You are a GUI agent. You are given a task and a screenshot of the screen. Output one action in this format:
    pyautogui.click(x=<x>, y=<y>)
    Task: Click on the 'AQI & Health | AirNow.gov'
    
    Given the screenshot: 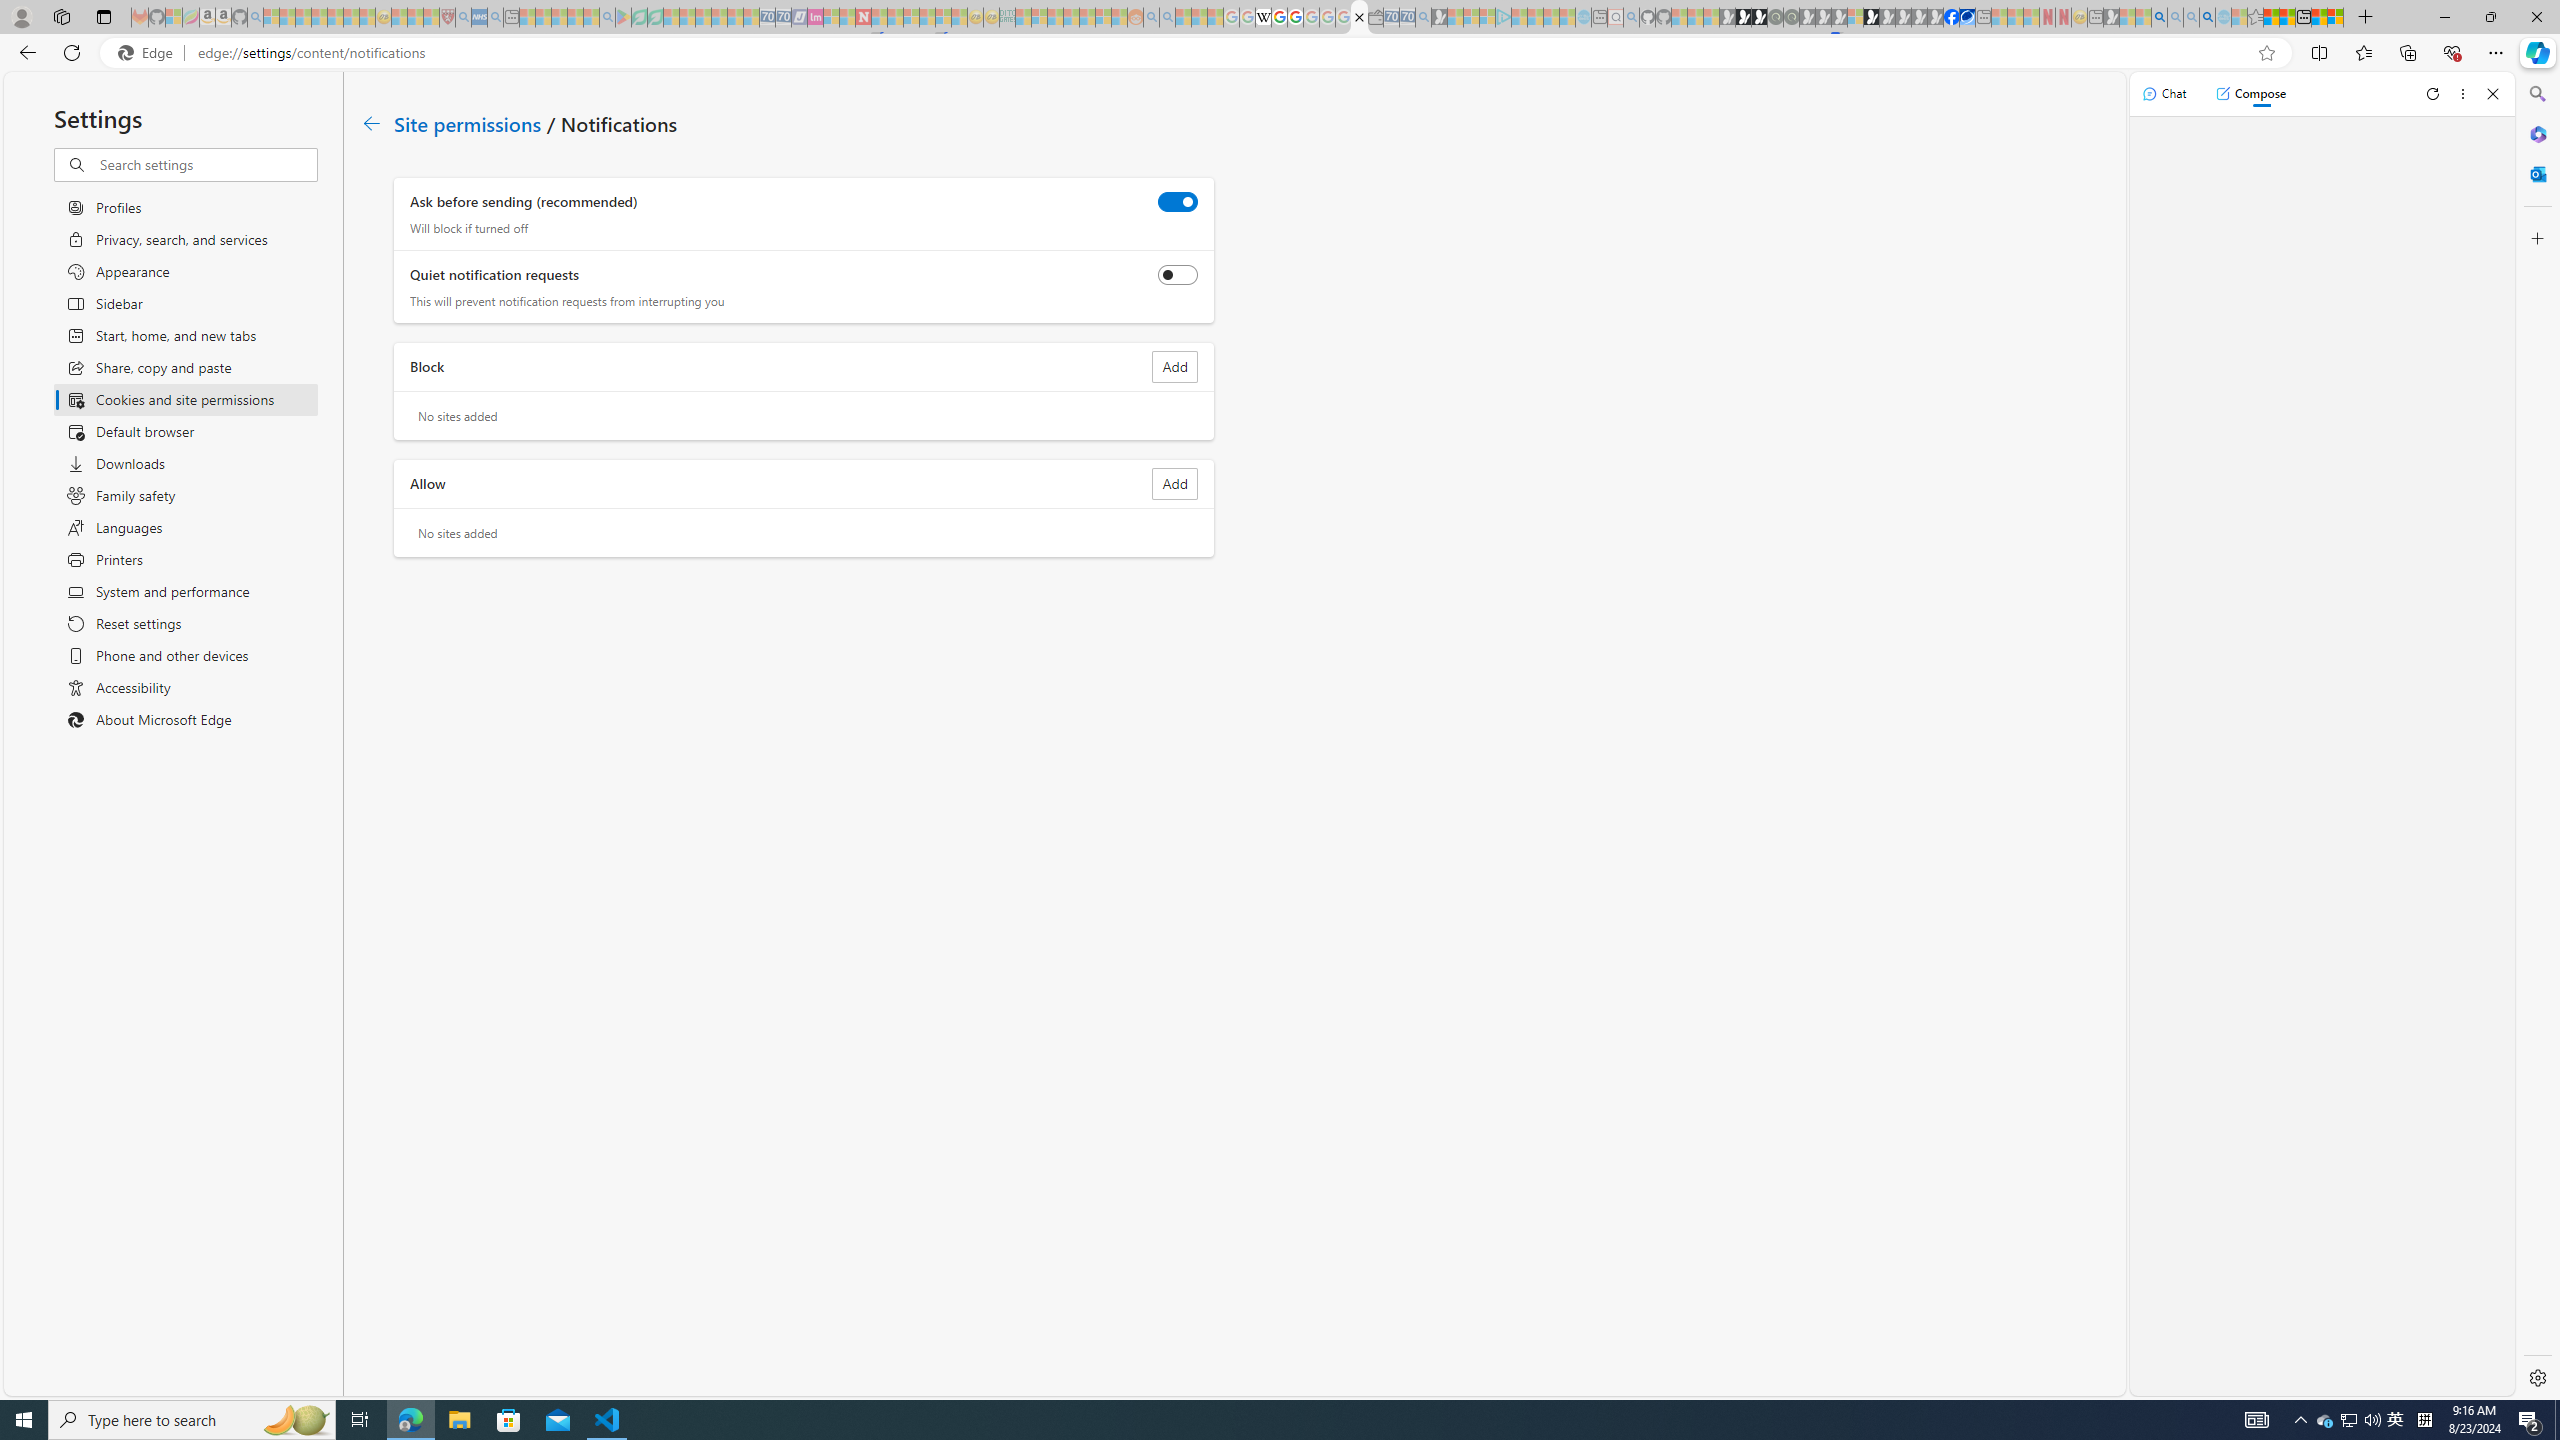 What is the action you would take?
    pyautogui.click(x=1966, y=16)
    